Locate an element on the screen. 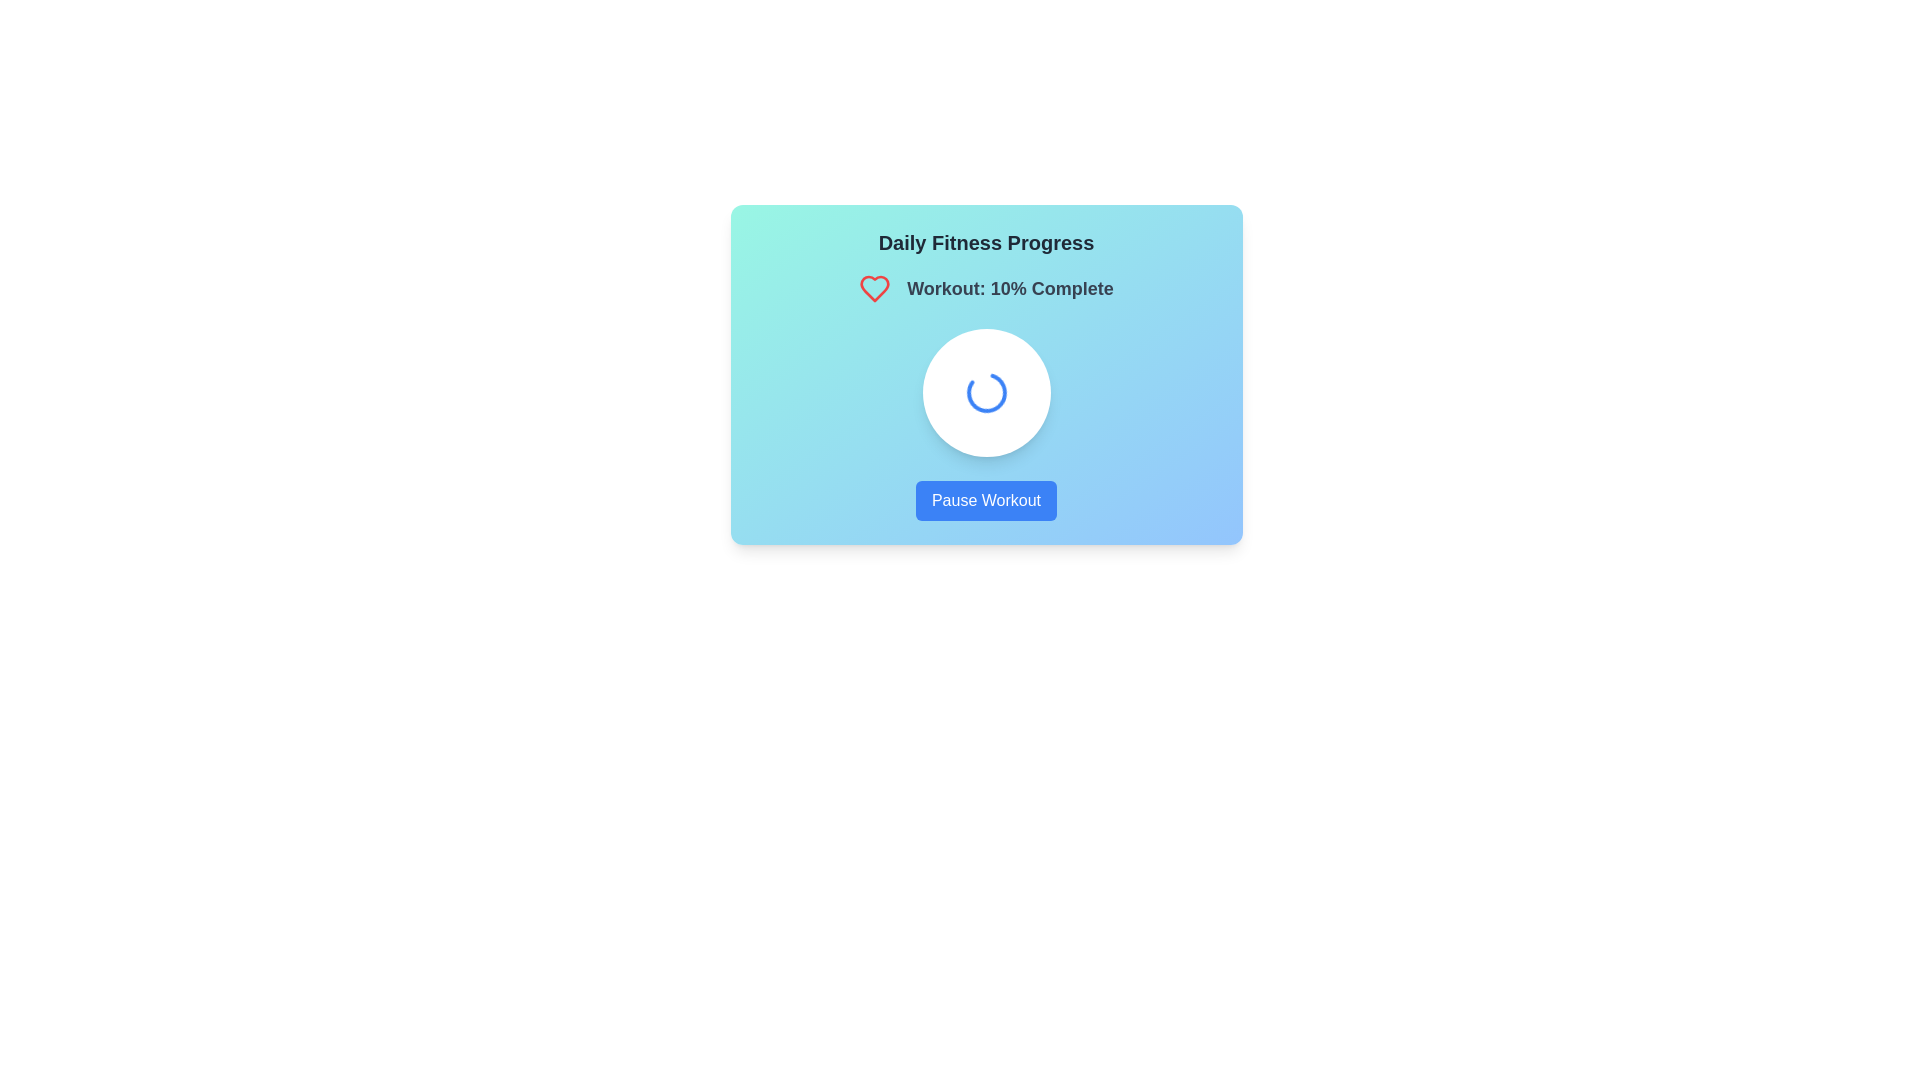 Image resolution: width=1920 pixels, height=1080 pixels. the title or heading element located at the top center of the card layout, which summarizes the purpose or content of the card is located at coordinates (986, 242).